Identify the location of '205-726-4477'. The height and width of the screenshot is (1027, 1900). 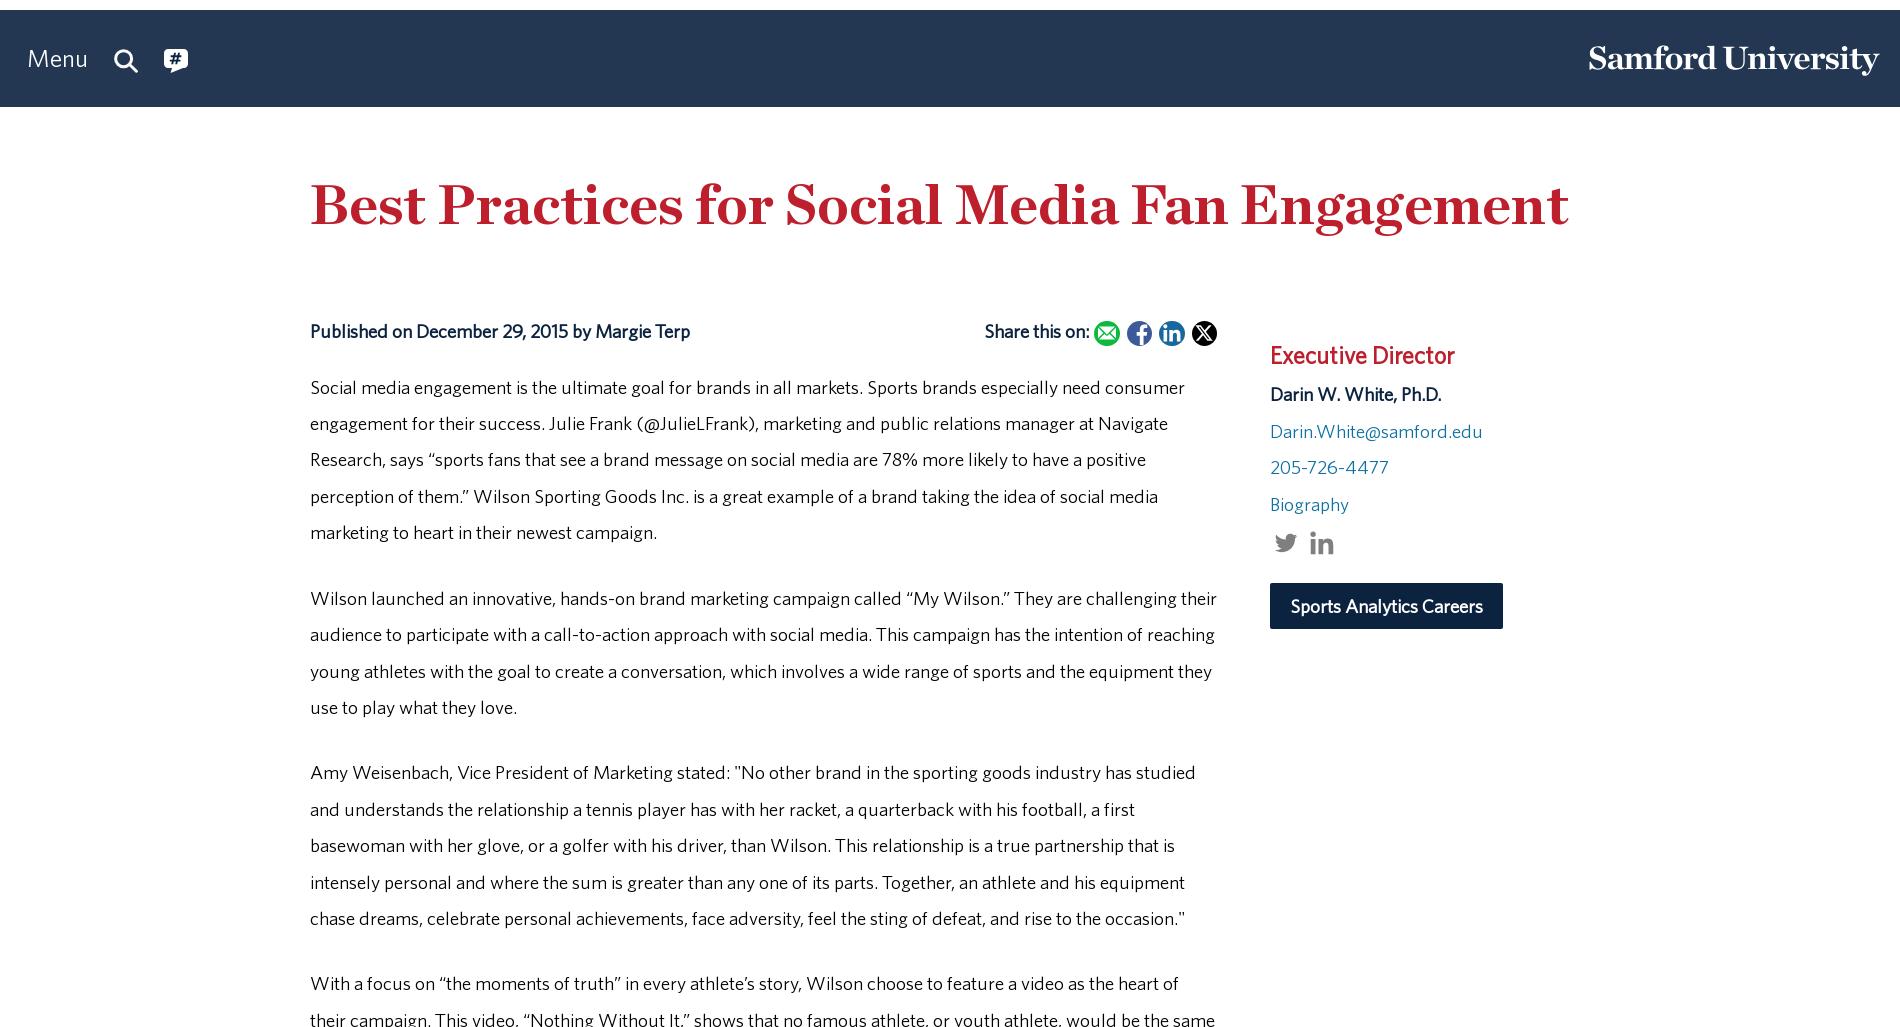
(1328, 466).